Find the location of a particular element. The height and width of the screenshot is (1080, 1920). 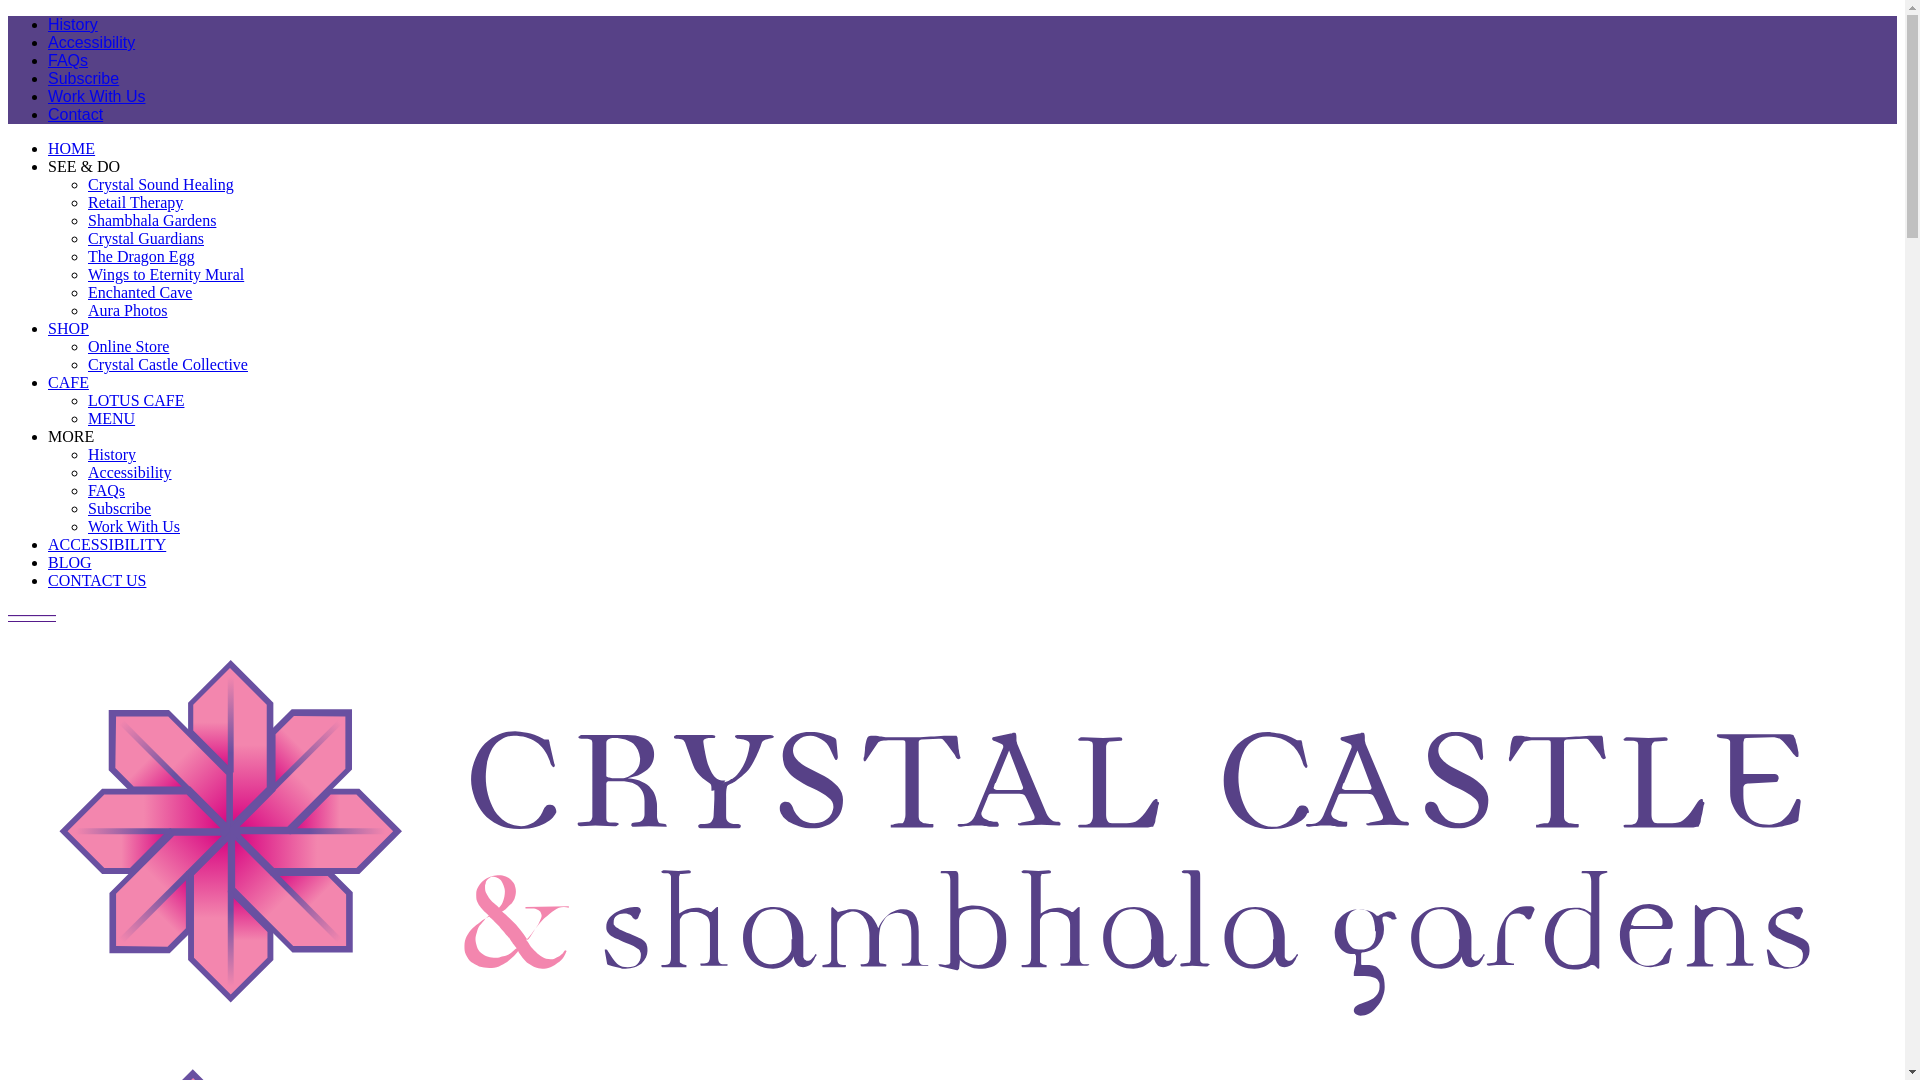

'CONTACT US' is located at coordinates (95, 580).